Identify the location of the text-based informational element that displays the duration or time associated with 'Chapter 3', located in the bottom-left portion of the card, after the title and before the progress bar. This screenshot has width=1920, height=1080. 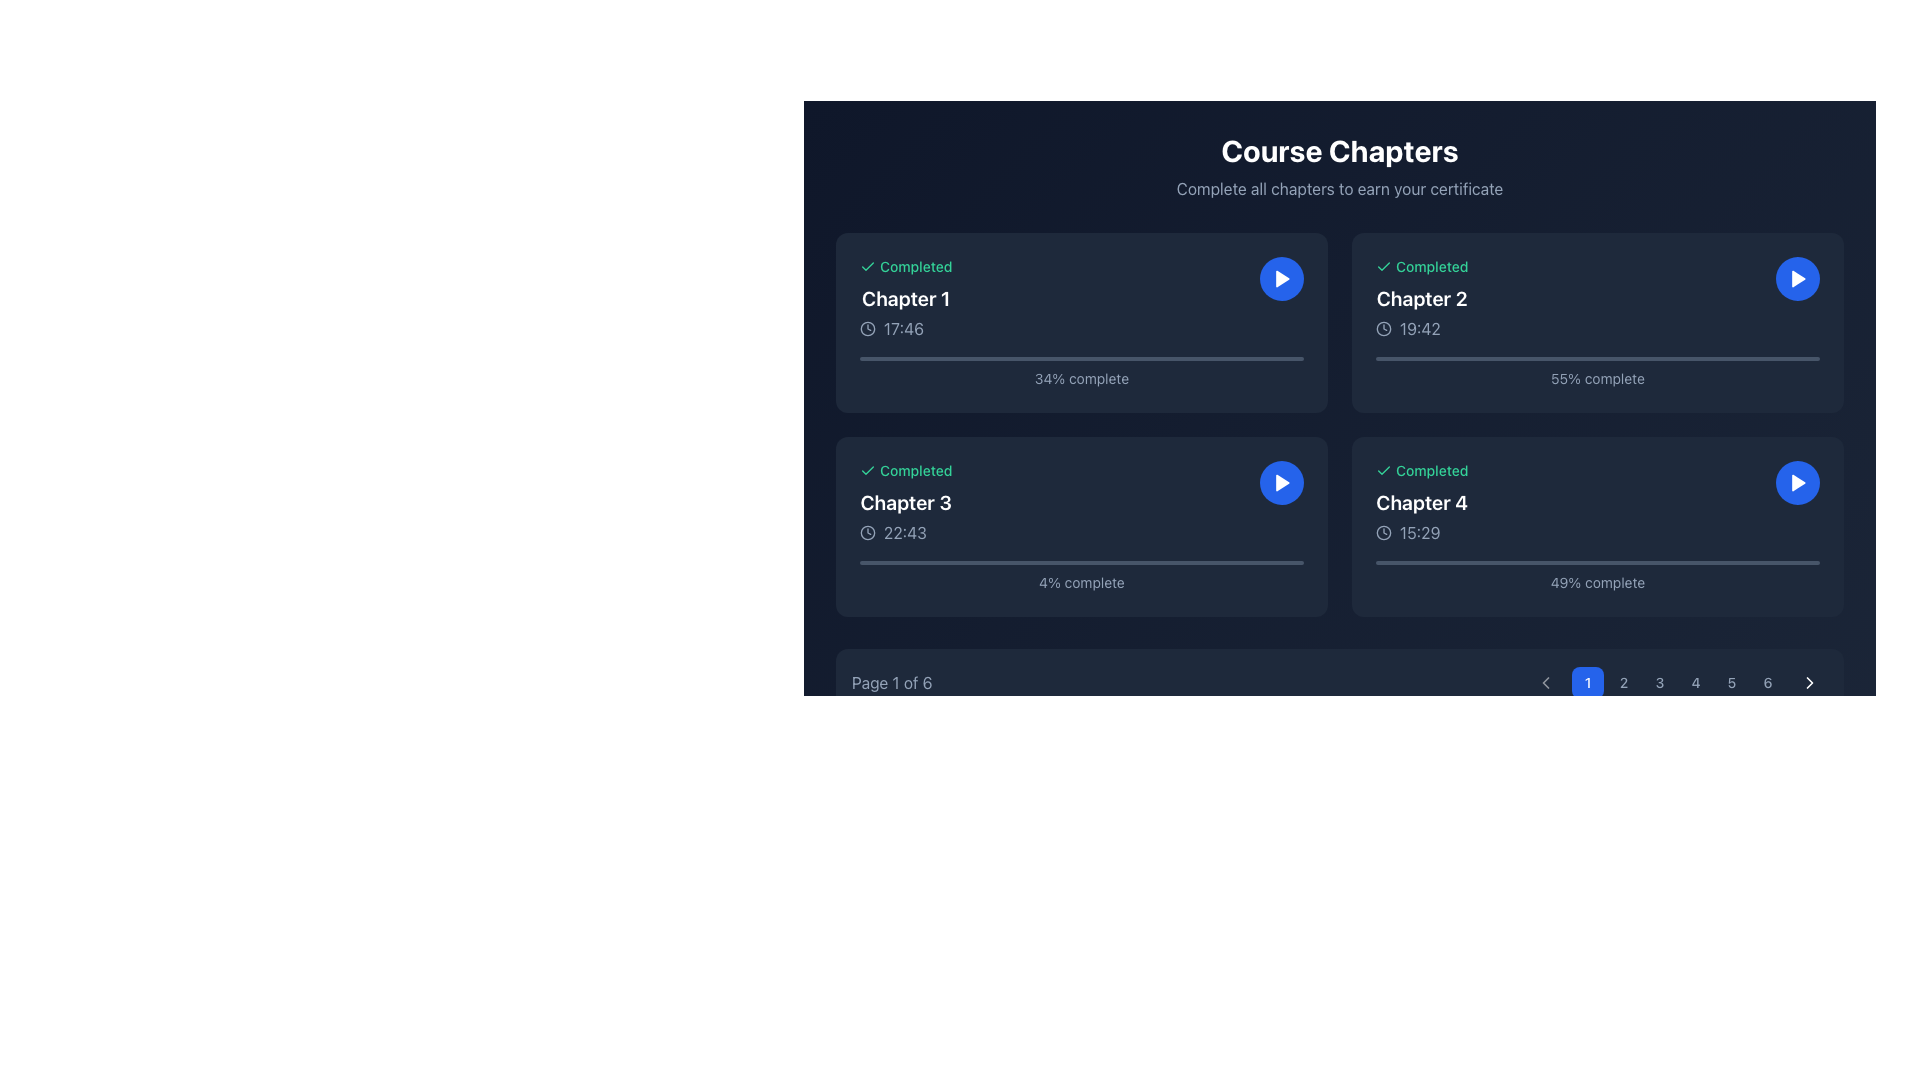
(905, 531).